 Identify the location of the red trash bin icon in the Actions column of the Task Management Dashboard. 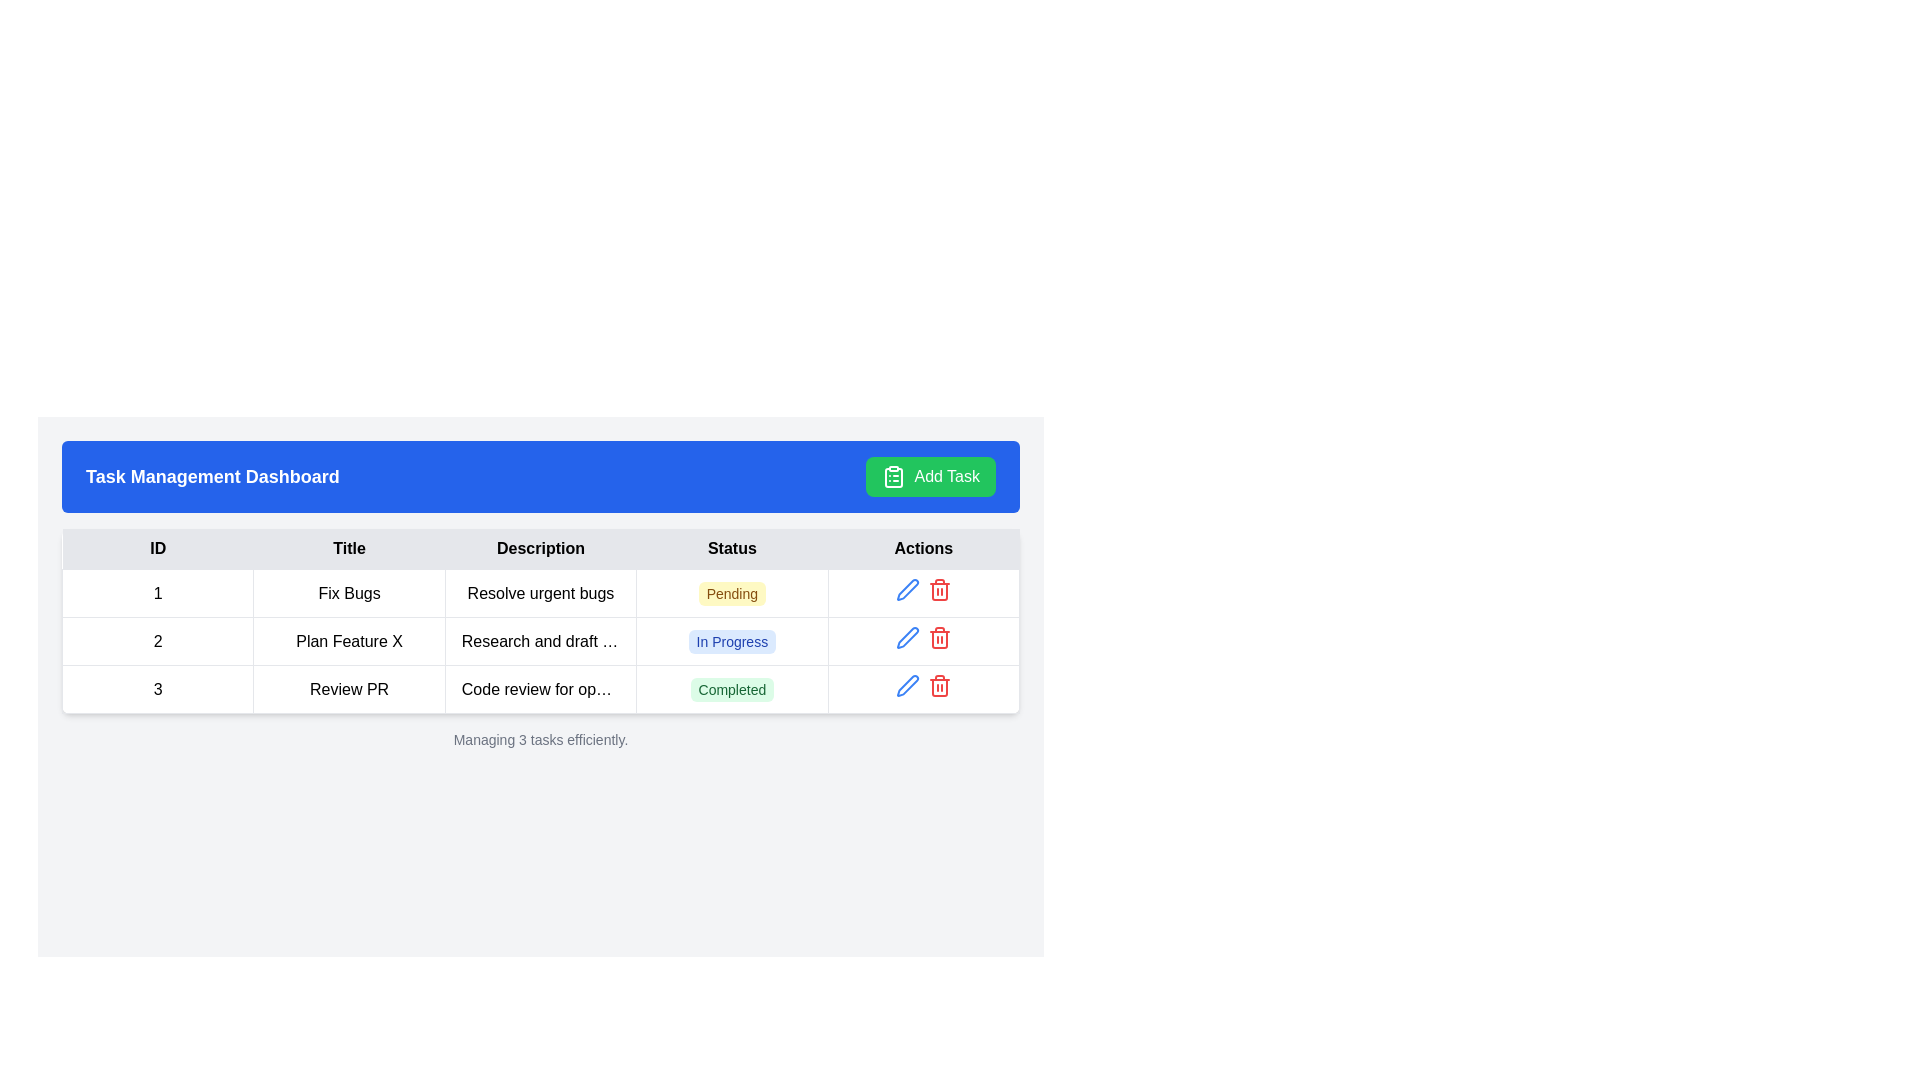
(922, 688).